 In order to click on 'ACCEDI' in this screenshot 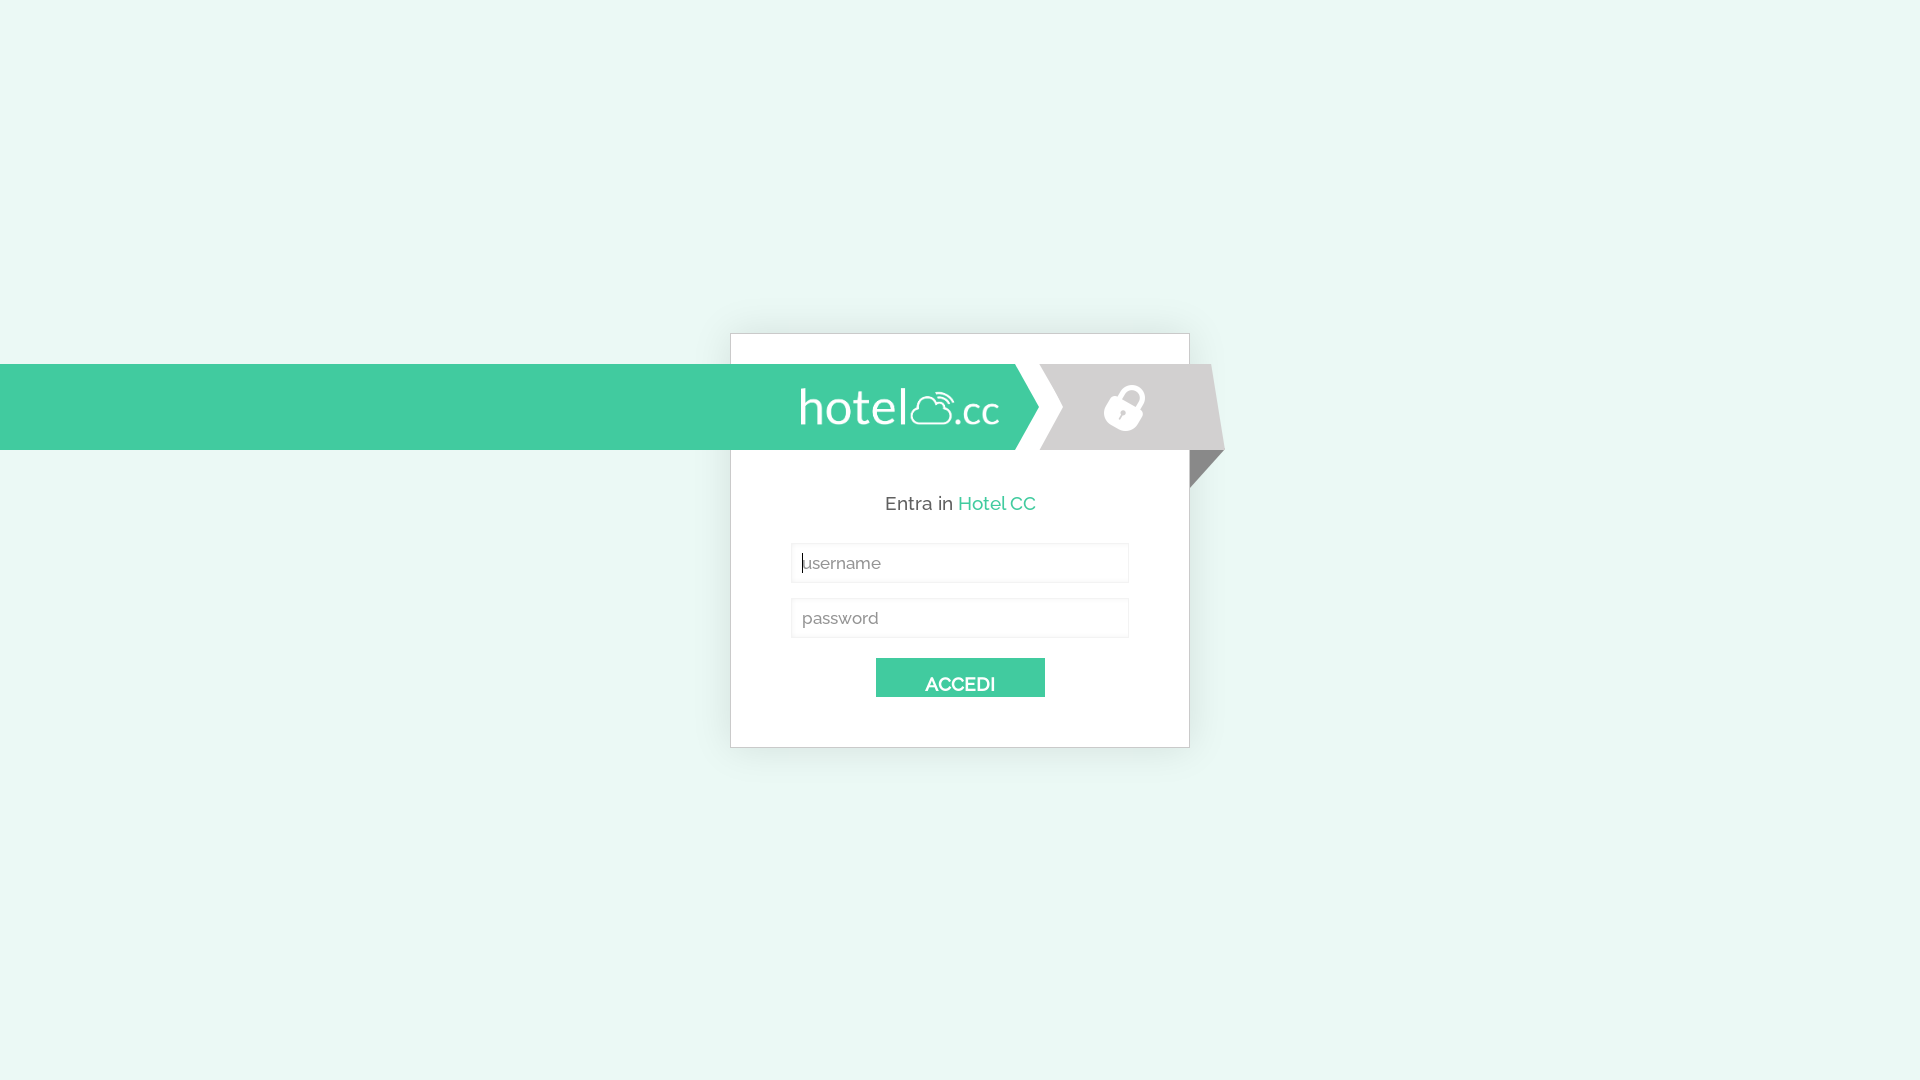, I will do `click(960, 676)`.